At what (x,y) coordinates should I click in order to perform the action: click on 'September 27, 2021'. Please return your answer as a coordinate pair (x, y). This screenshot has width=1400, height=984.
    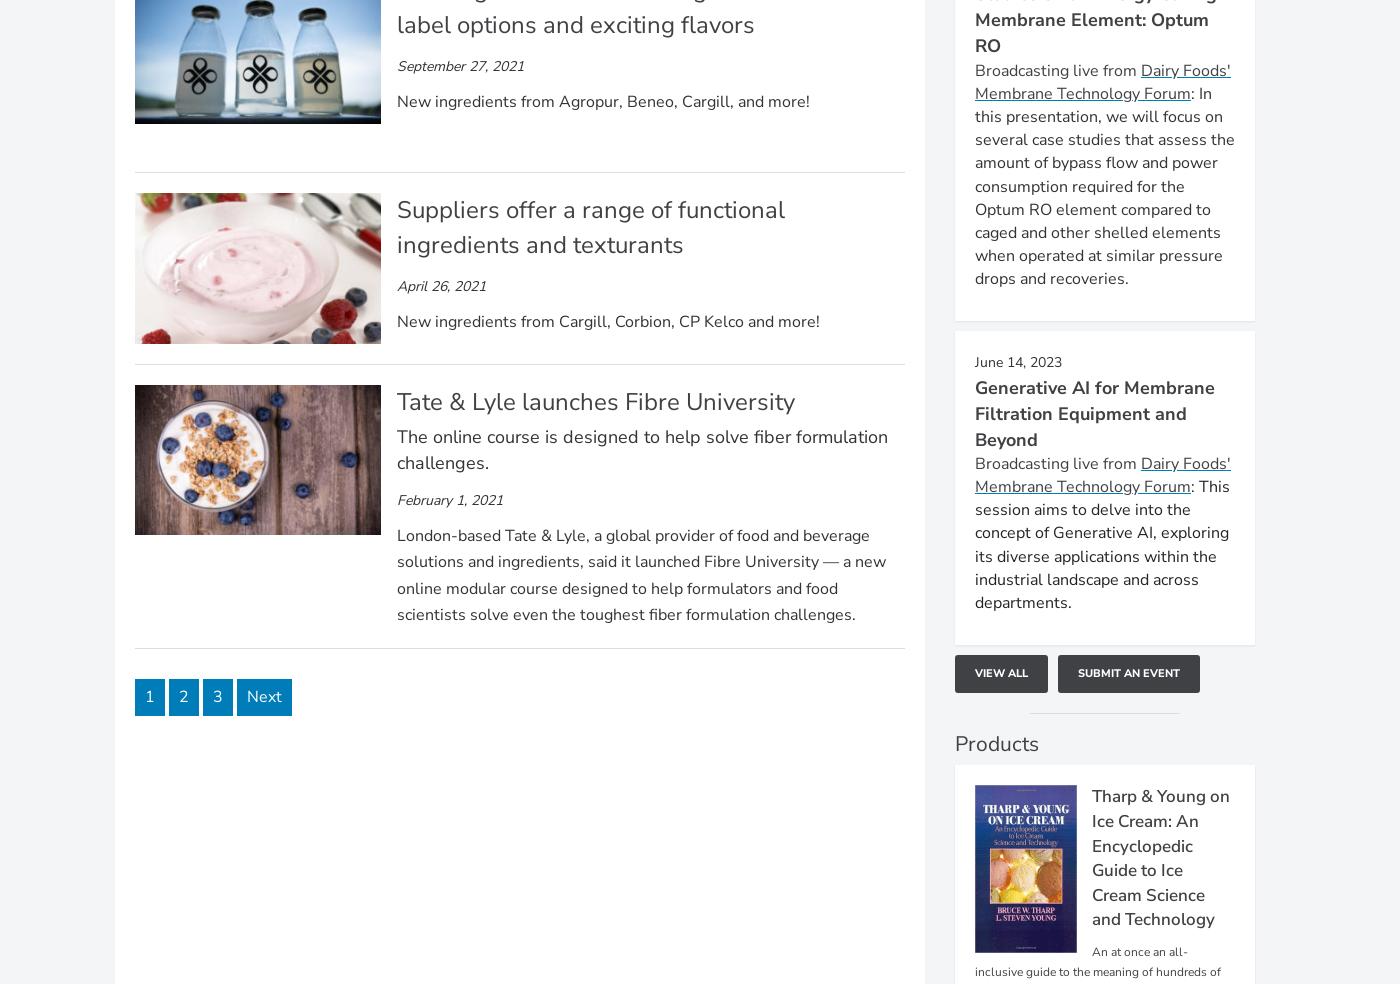
    Looking at the image, I should click on (459, 64).